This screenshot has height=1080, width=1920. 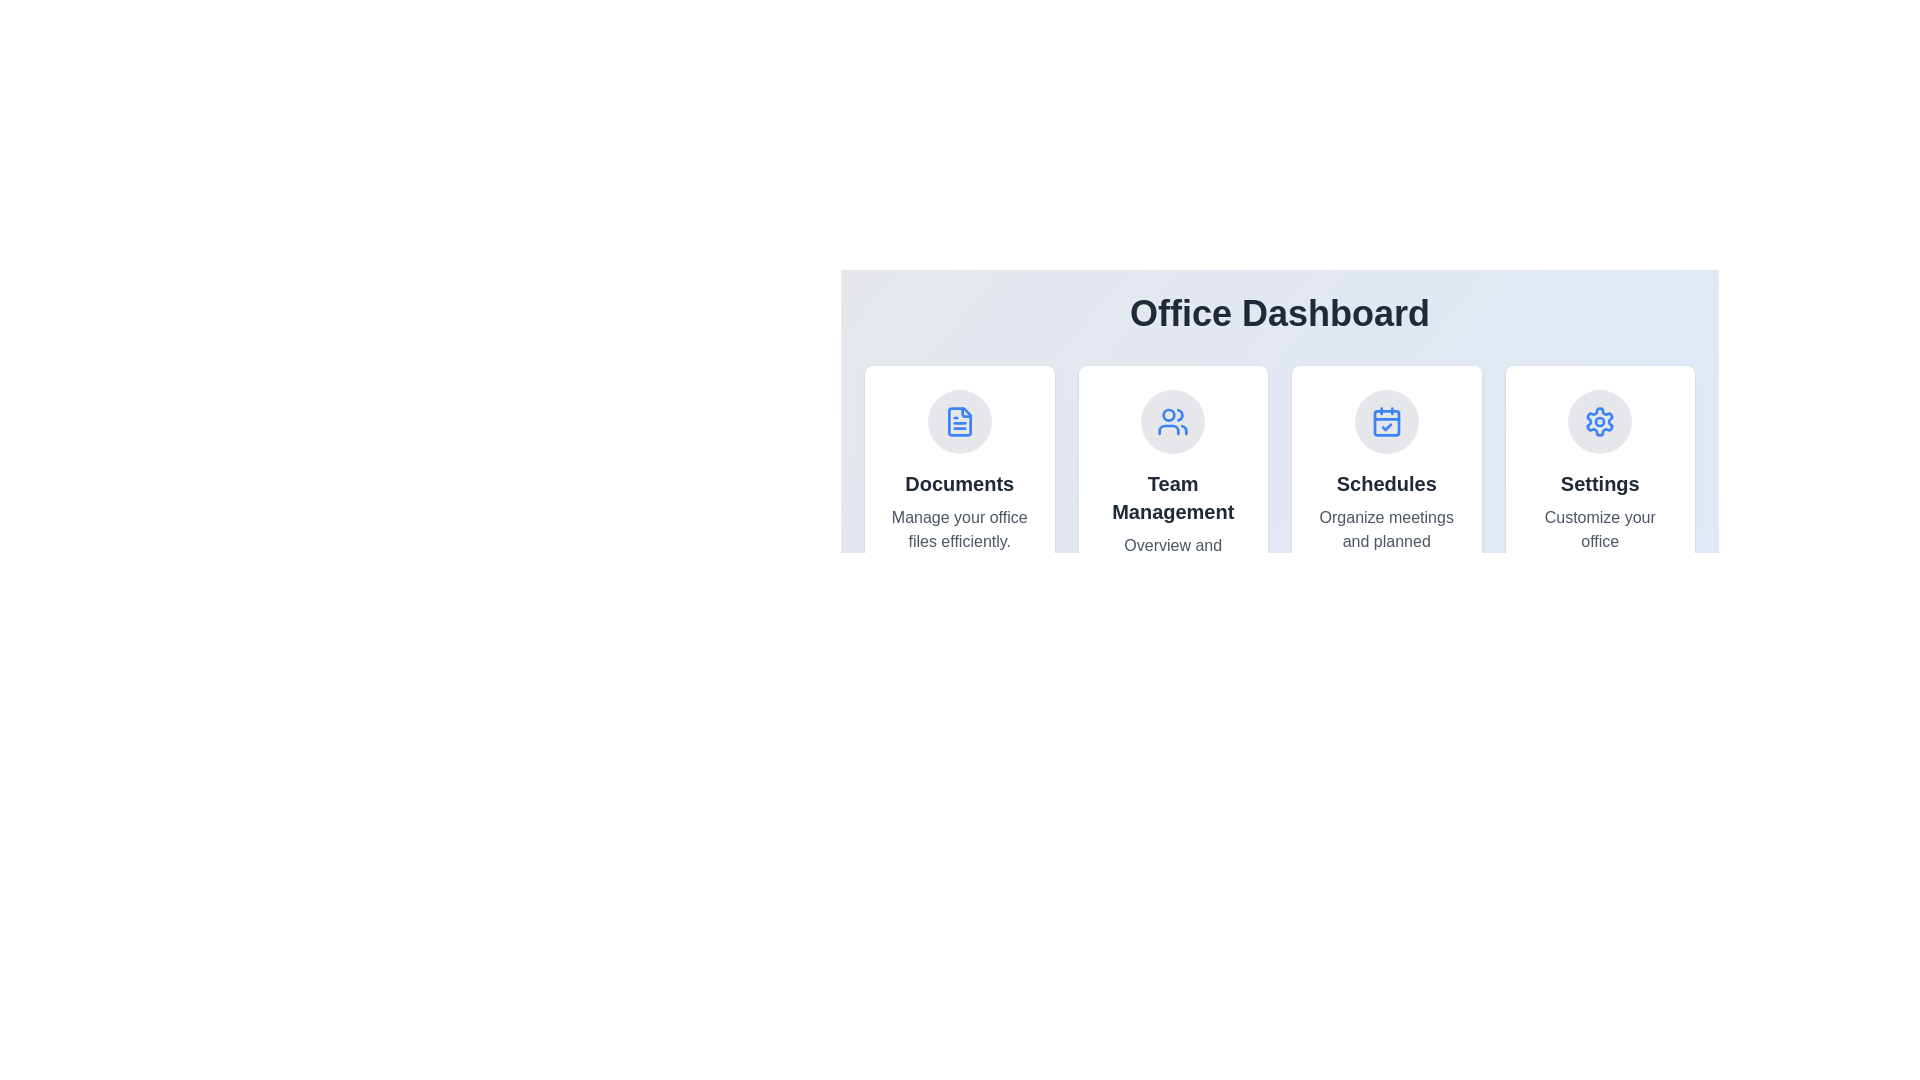 What do you see at coordinates (958, 420) in the screenshot?
I see `the document icon located in the leftmost 'Documents' card on the dashboard, which represents document management or access functionality` at bounding box center [958, 420].